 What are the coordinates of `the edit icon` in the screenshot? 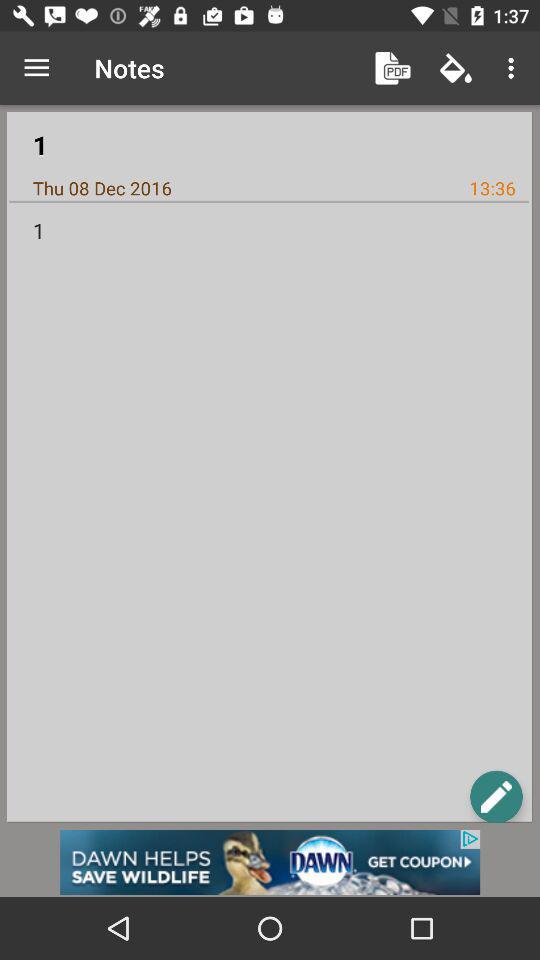 It's located at (495, 796).